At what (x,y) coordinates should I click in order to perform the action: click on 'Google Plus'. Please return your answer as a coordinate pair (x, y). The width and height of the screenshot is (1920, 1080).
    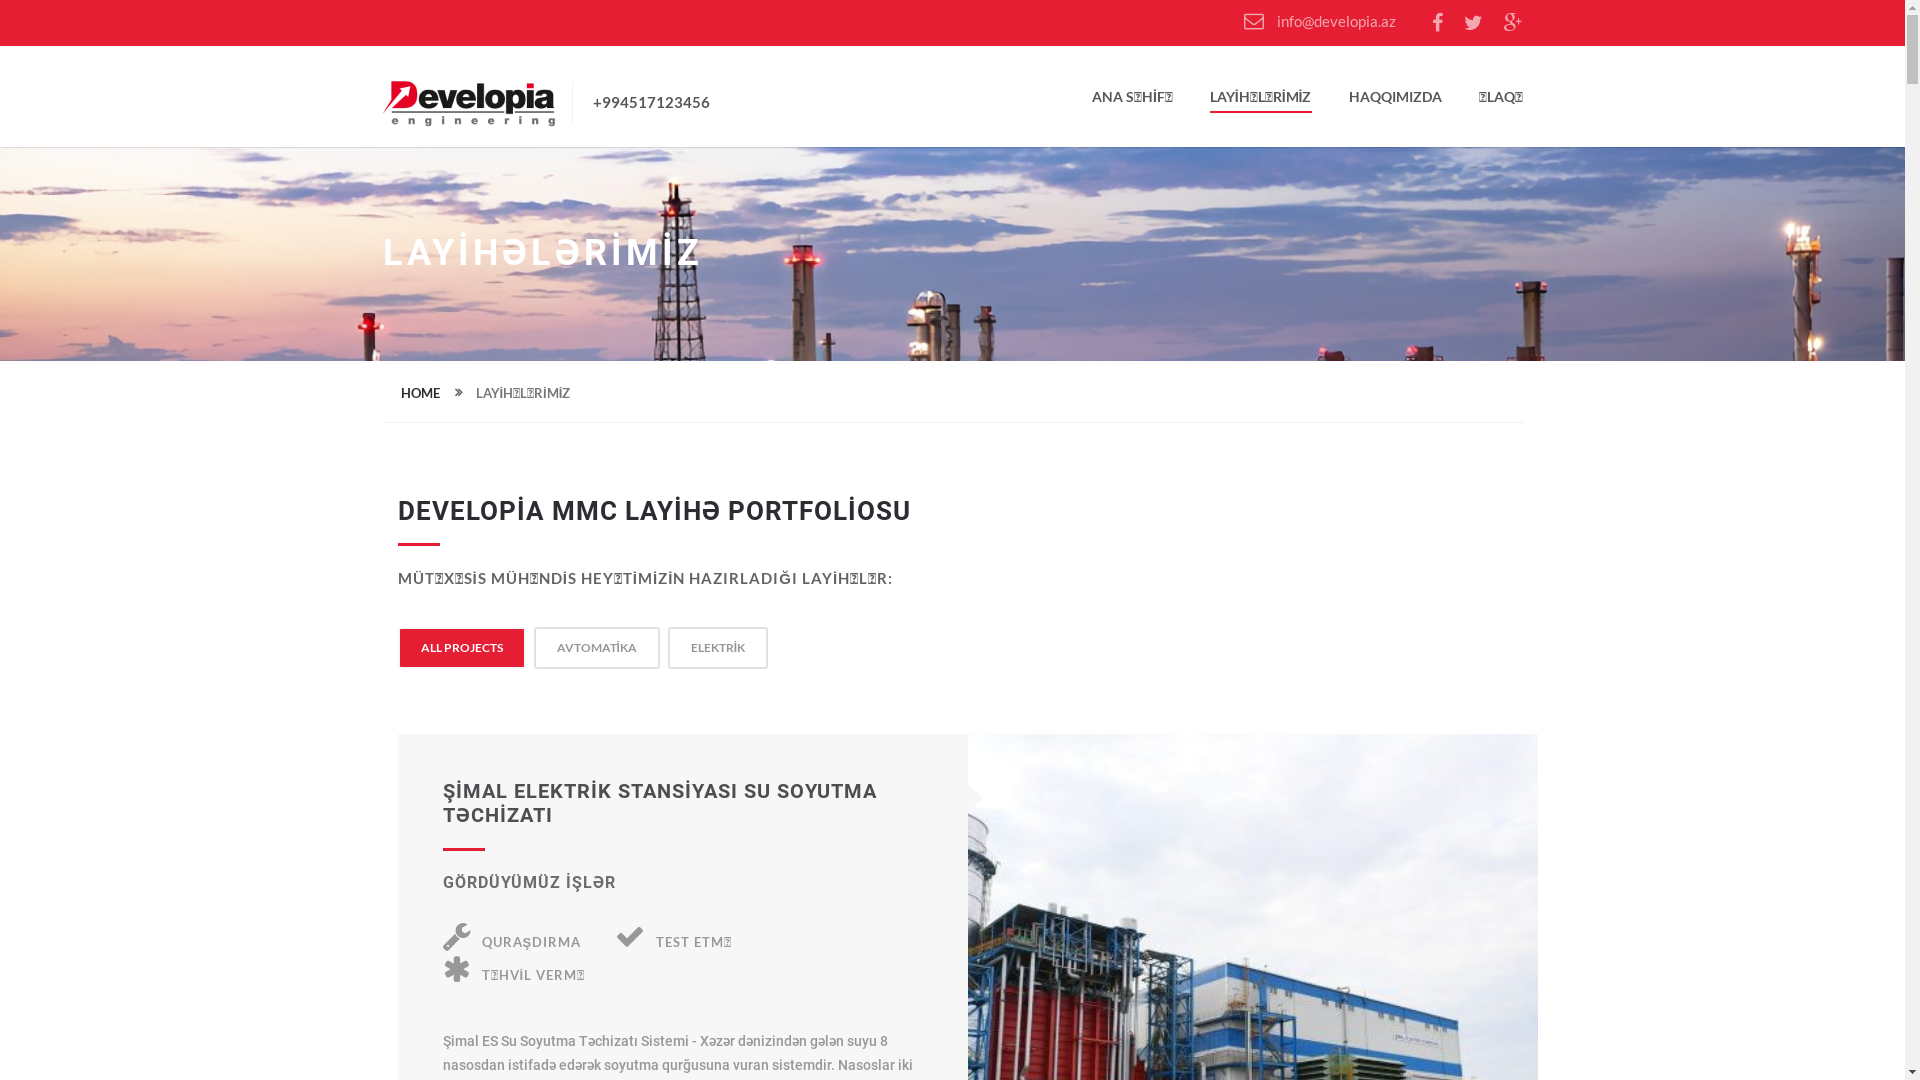
    Looking at the image, I should click on (1513, 23).